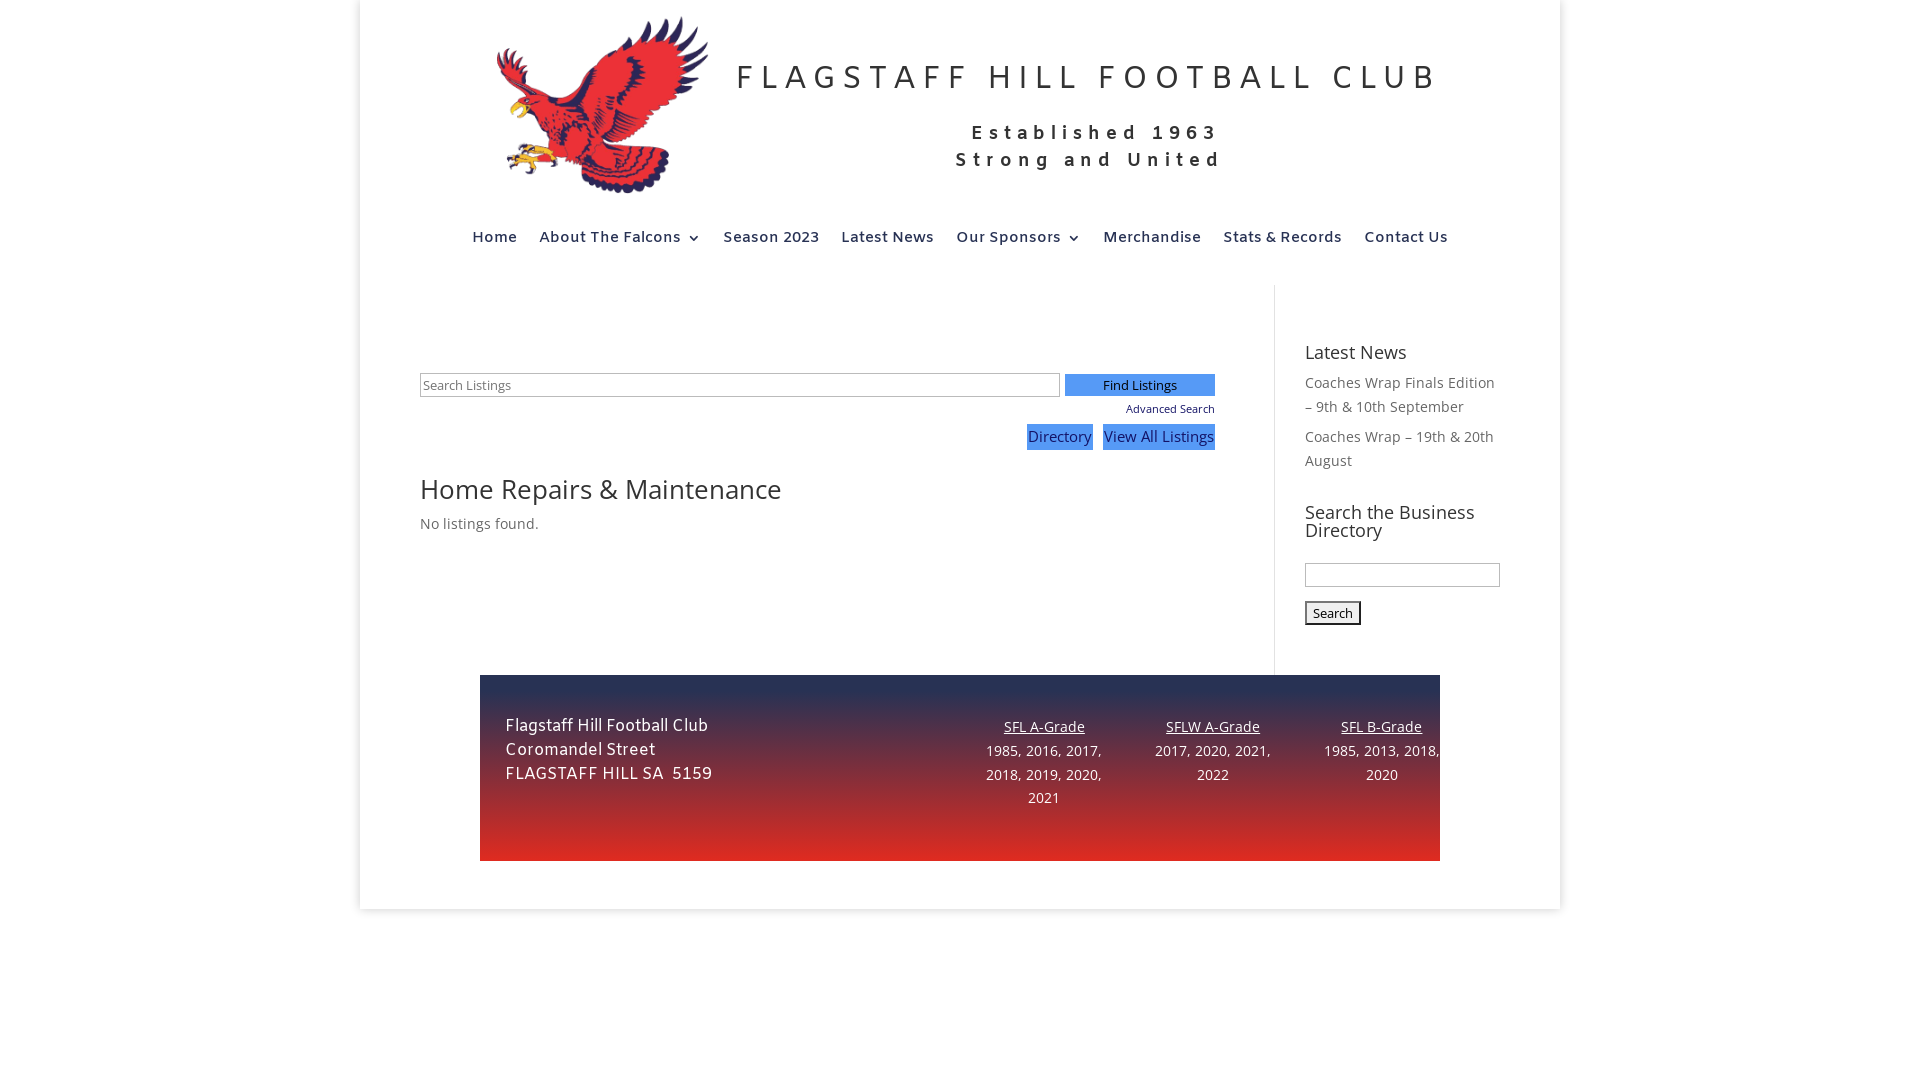  I want to click on 'Search', so click(1333, 612).